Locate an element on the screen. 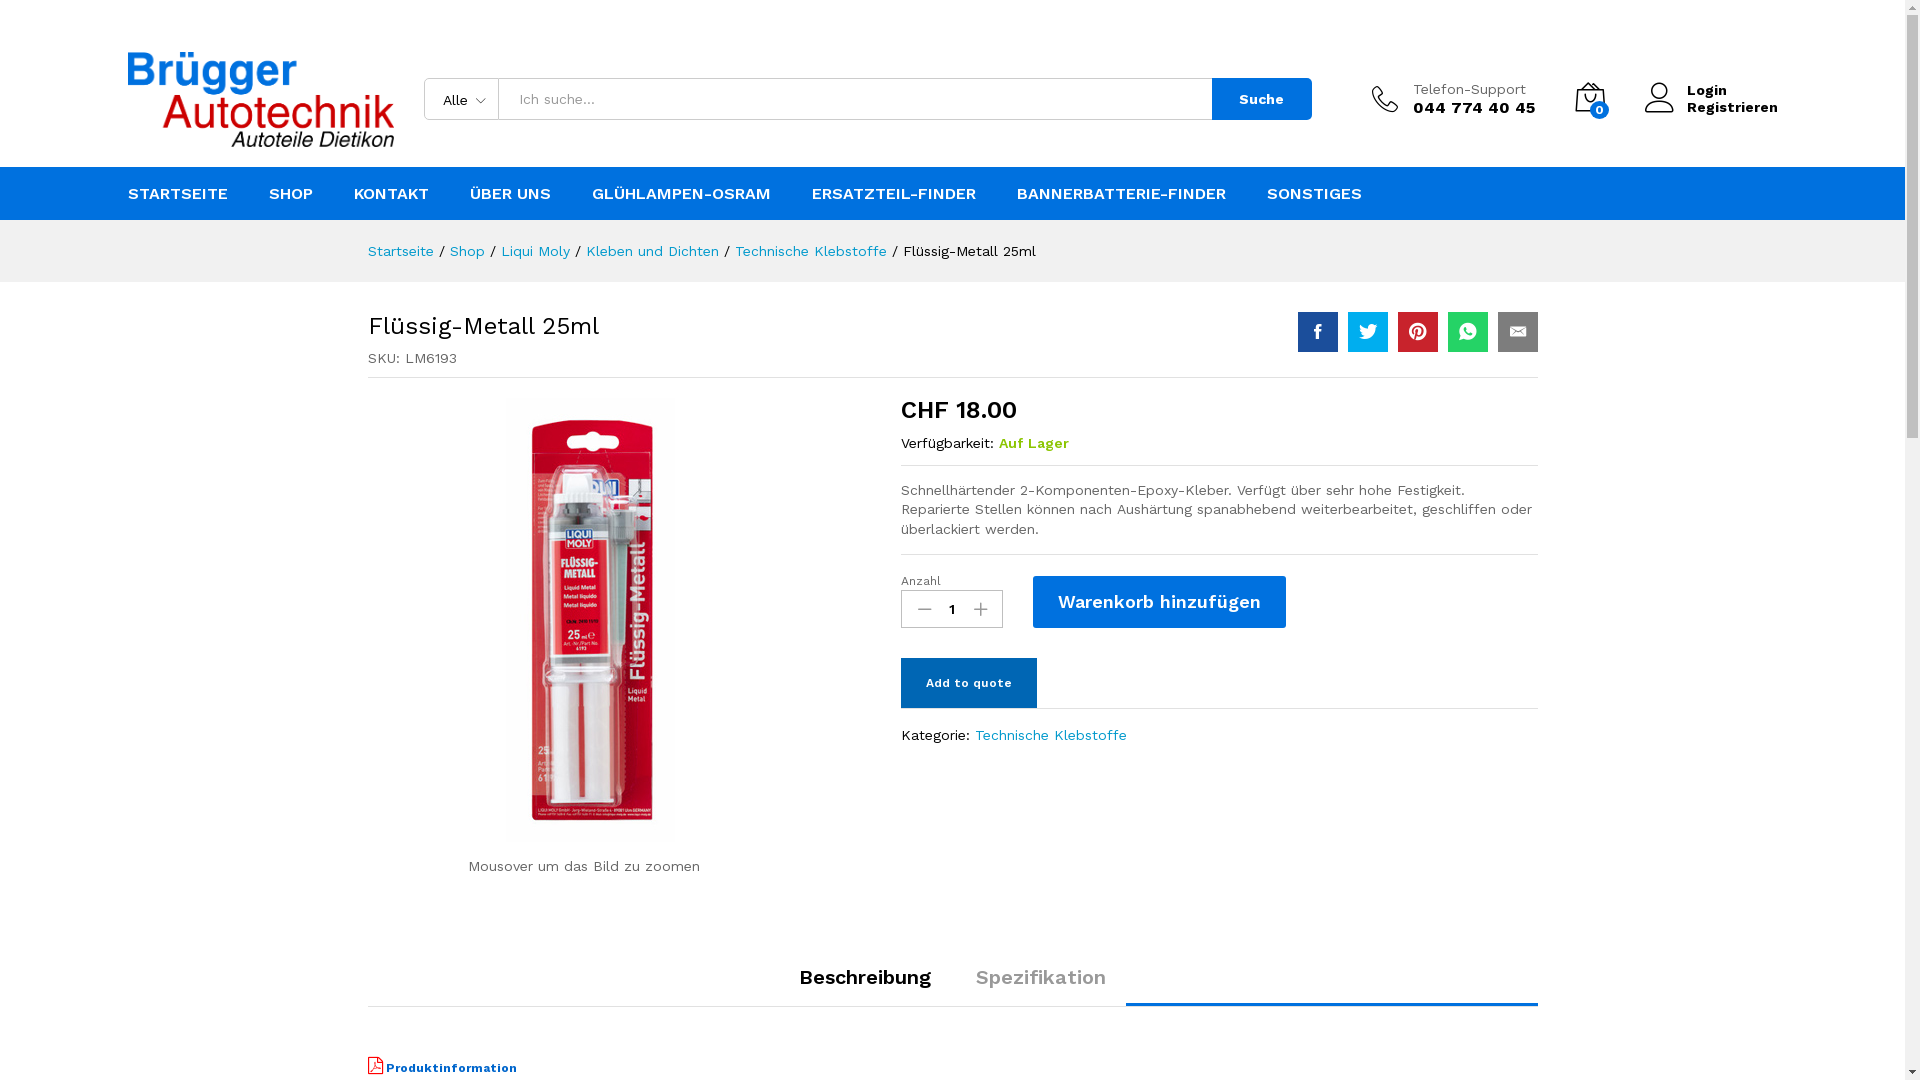 The height and width of the screenshot is (1080, 1920). 'Kleben und Dichten' is located at coordinates (652, 249).